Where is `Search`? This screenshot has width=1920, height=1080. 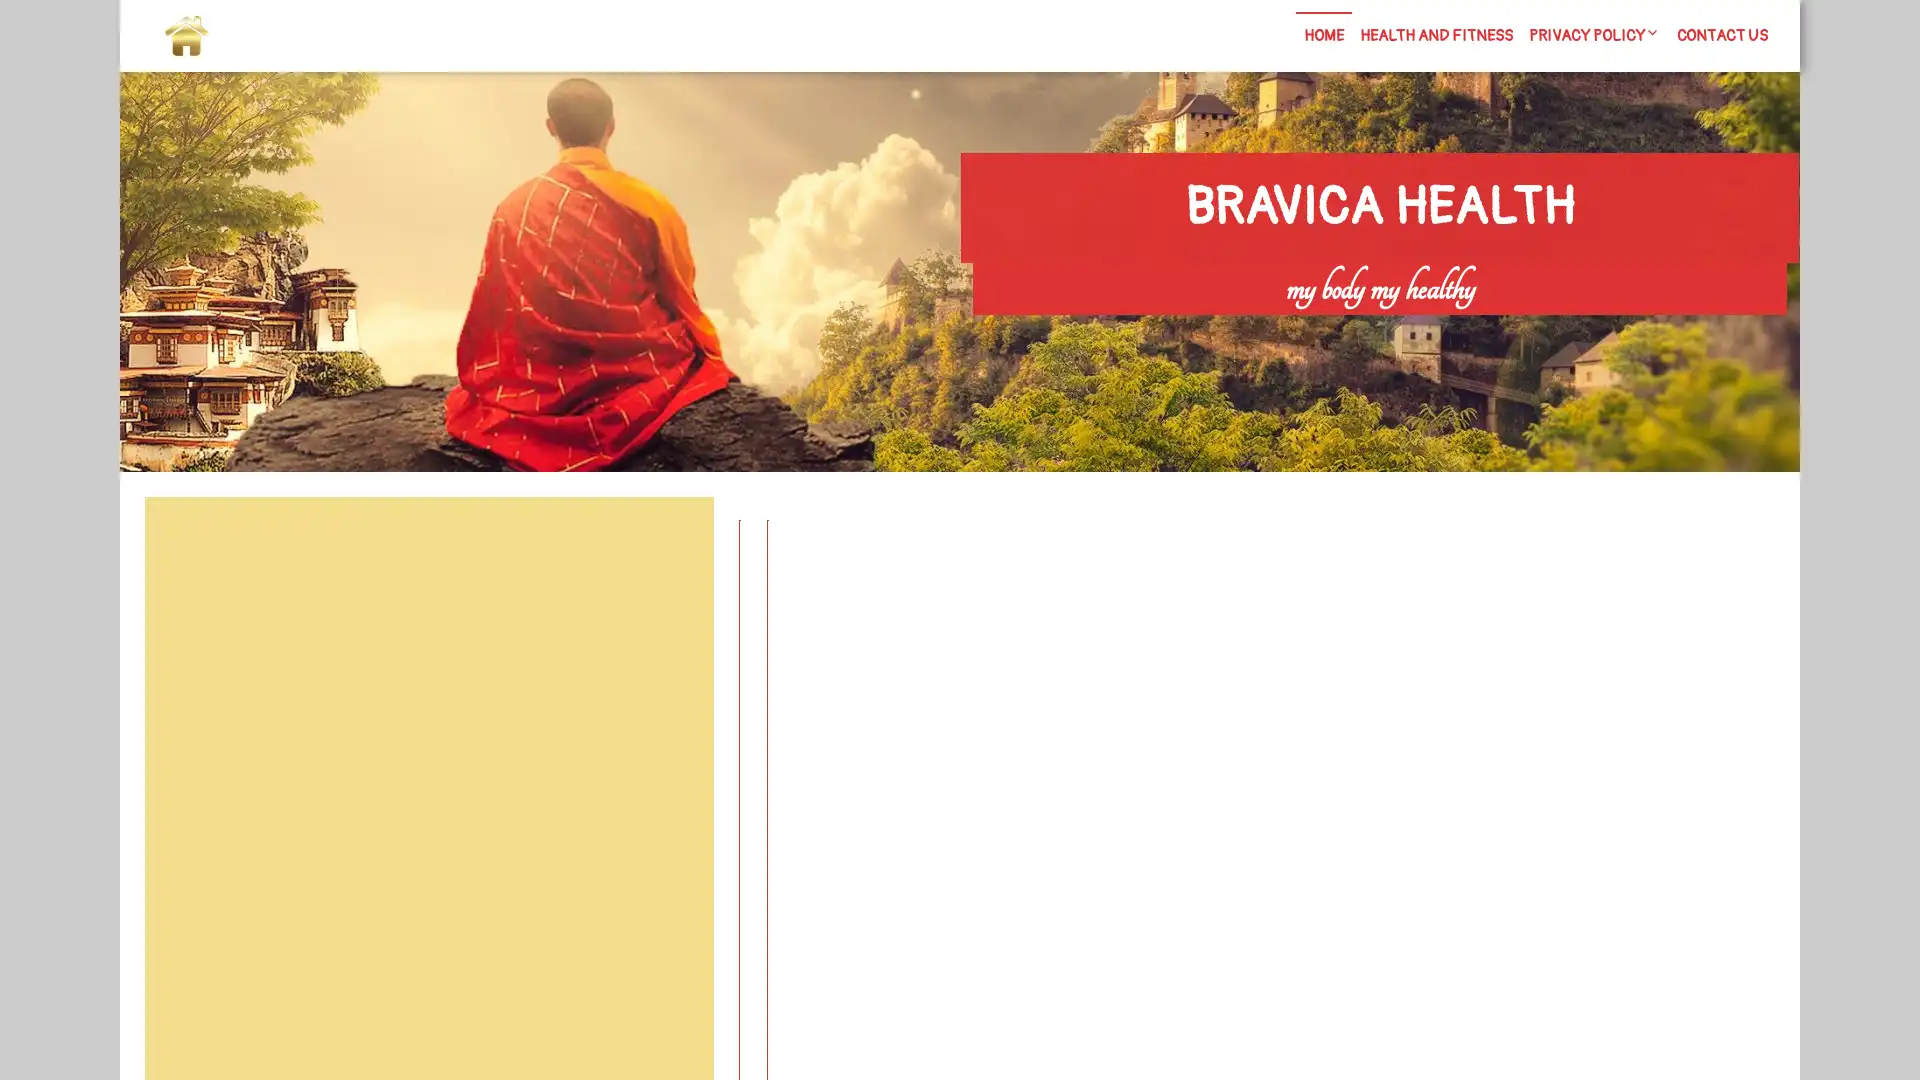 Search is located at coordinates (1557, 327).